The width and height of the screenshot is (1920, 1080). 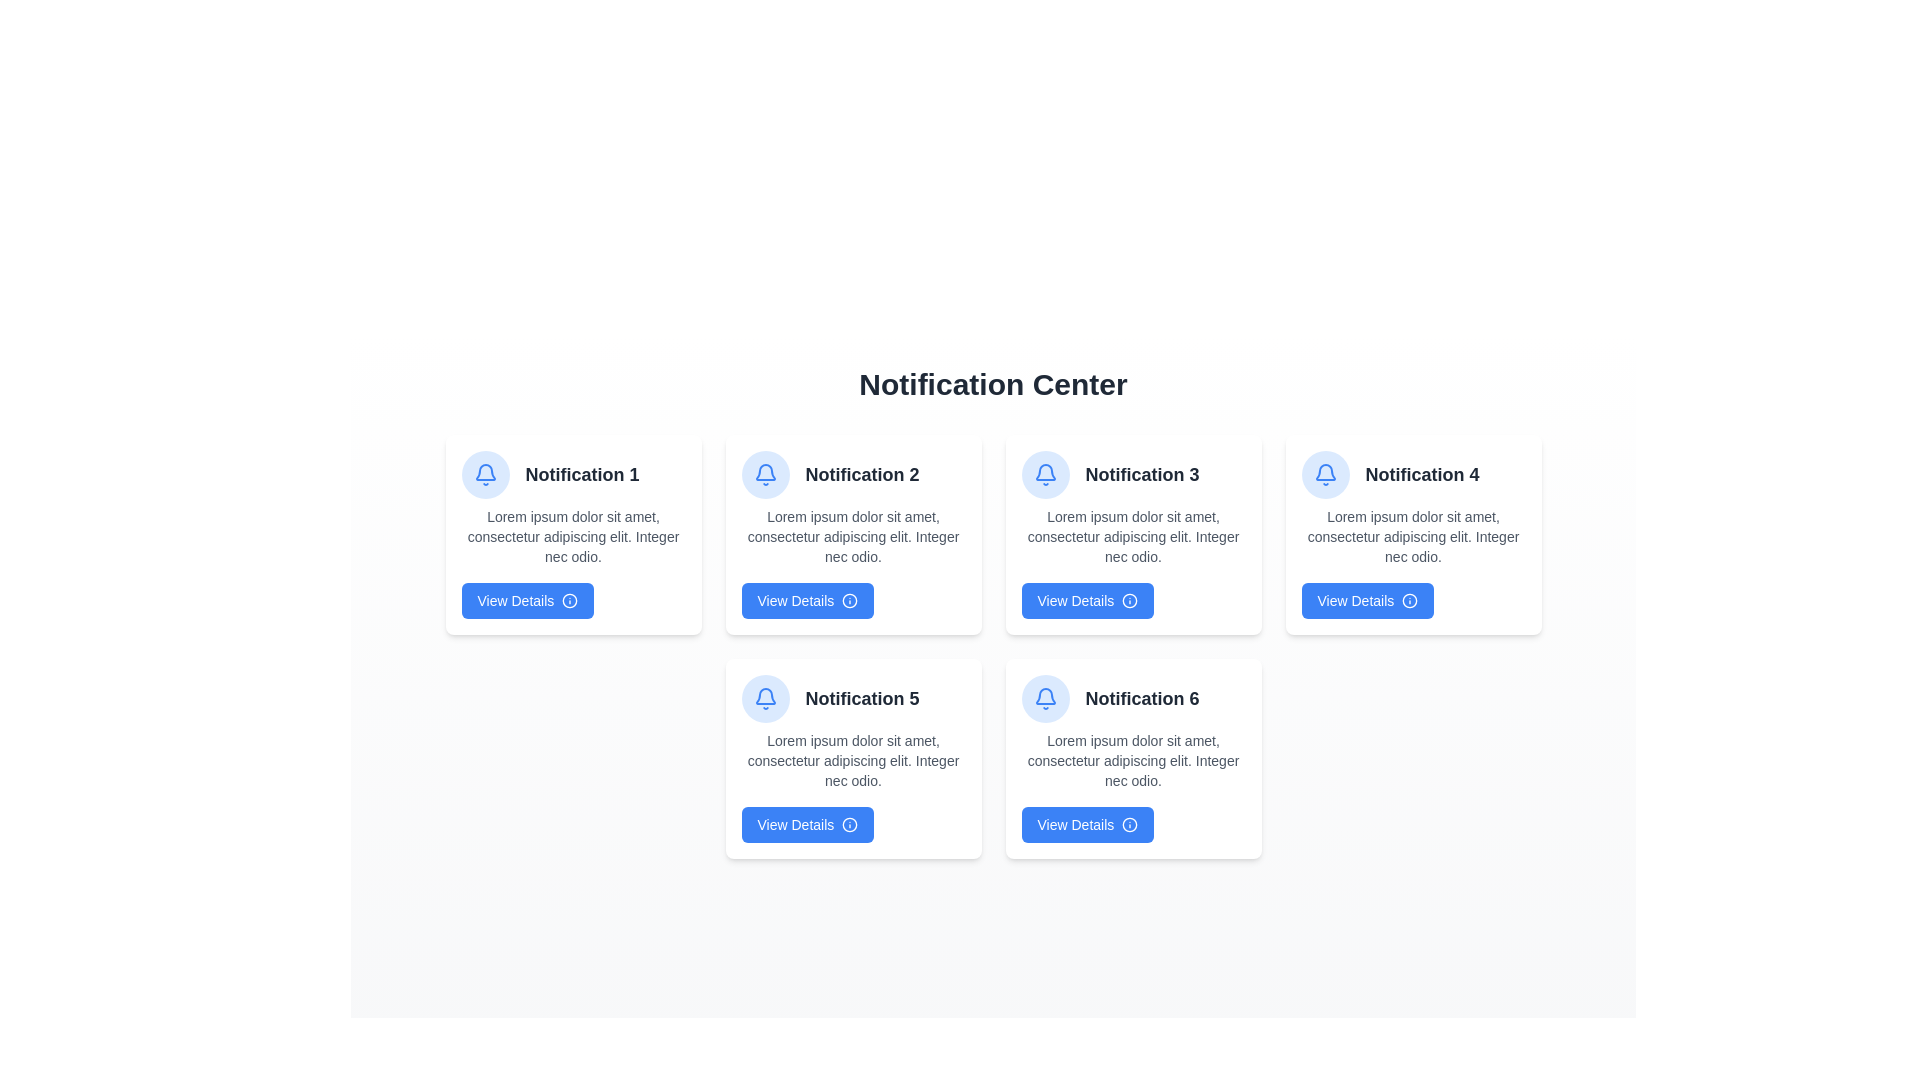 What do you see at coordinates (1412, 474) in the screenshot?
I see `the text label with the bell icon that displays 'Notification 4', located at the top section of the notification card in the top-right corner of the six-card grid layout` at bounding box center [1412, 474].